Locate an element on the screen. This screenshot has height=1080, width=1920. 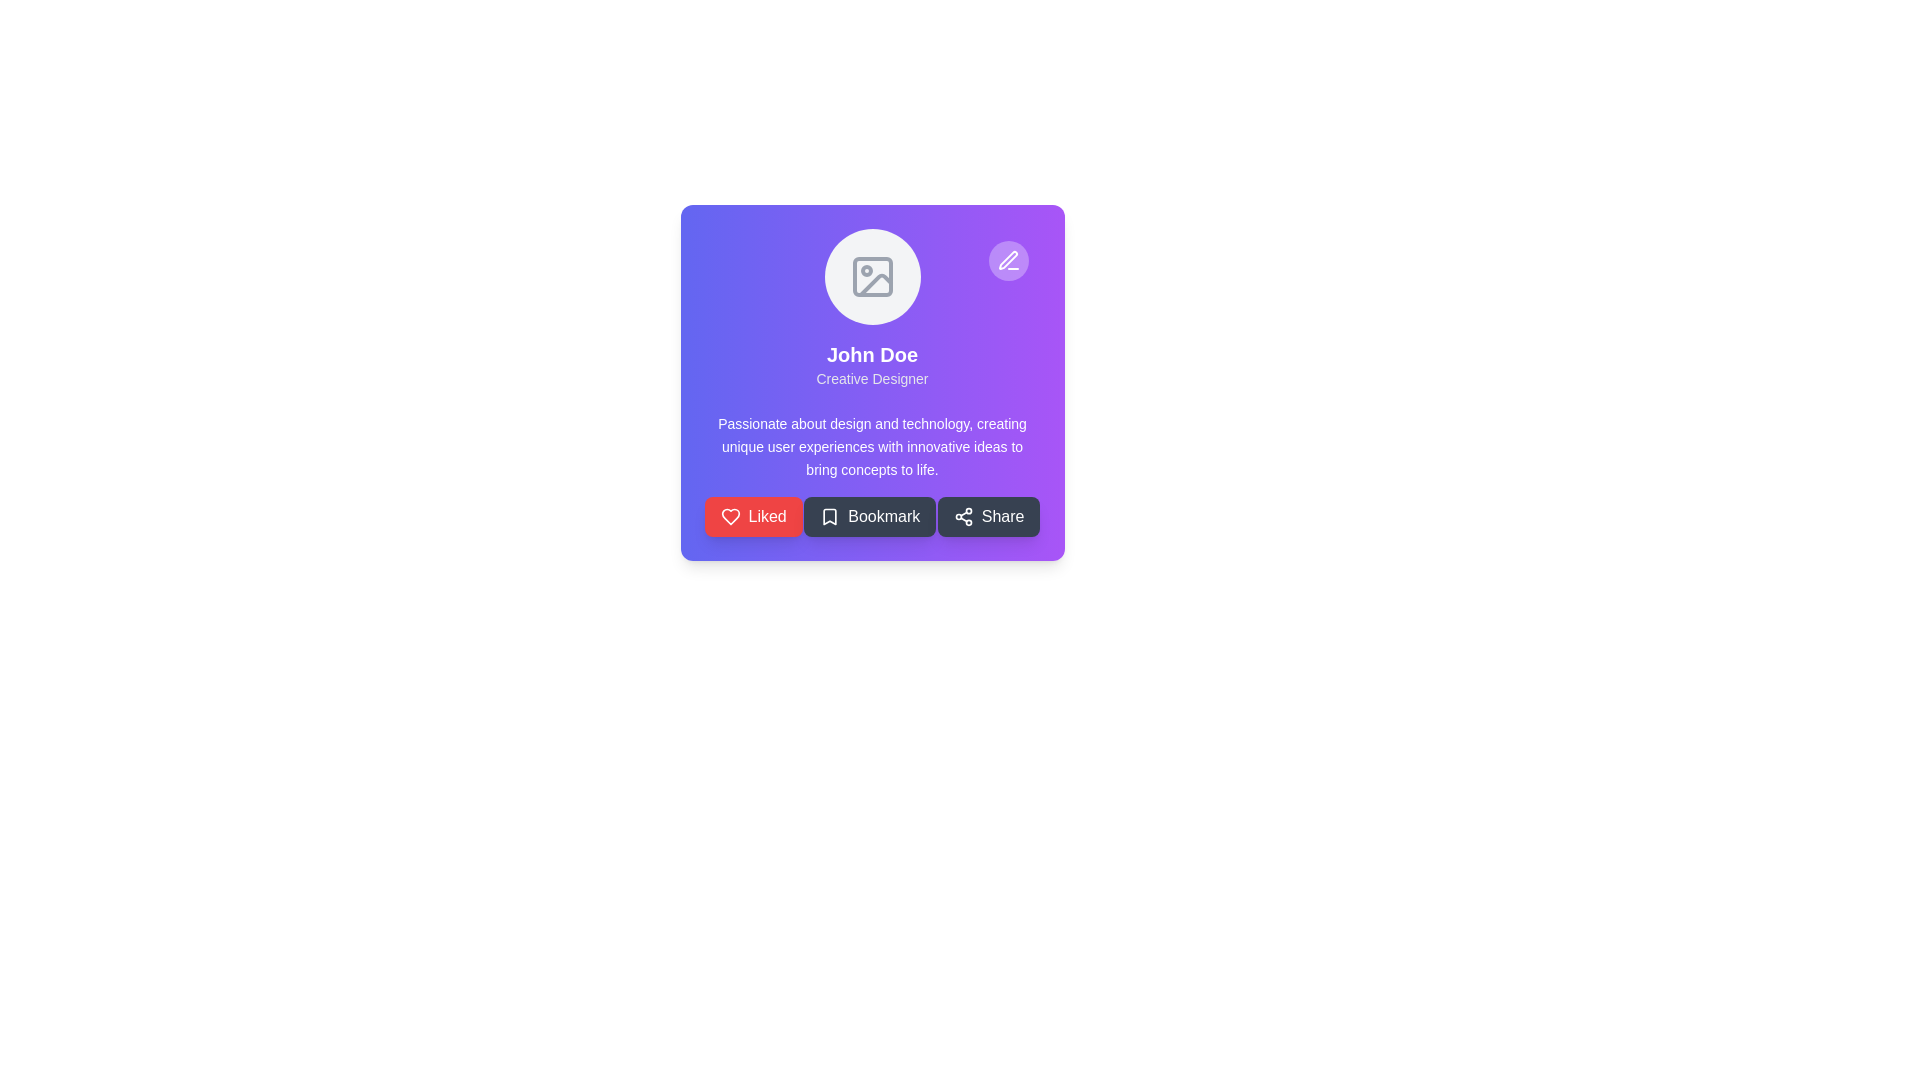
the decorative bookmark icon located at the center-left of the 'Bookmark' button, which is positioned centrally below the profile card, between the 'Liked' and 'Share' buttons is located at coordinates (830, 516).